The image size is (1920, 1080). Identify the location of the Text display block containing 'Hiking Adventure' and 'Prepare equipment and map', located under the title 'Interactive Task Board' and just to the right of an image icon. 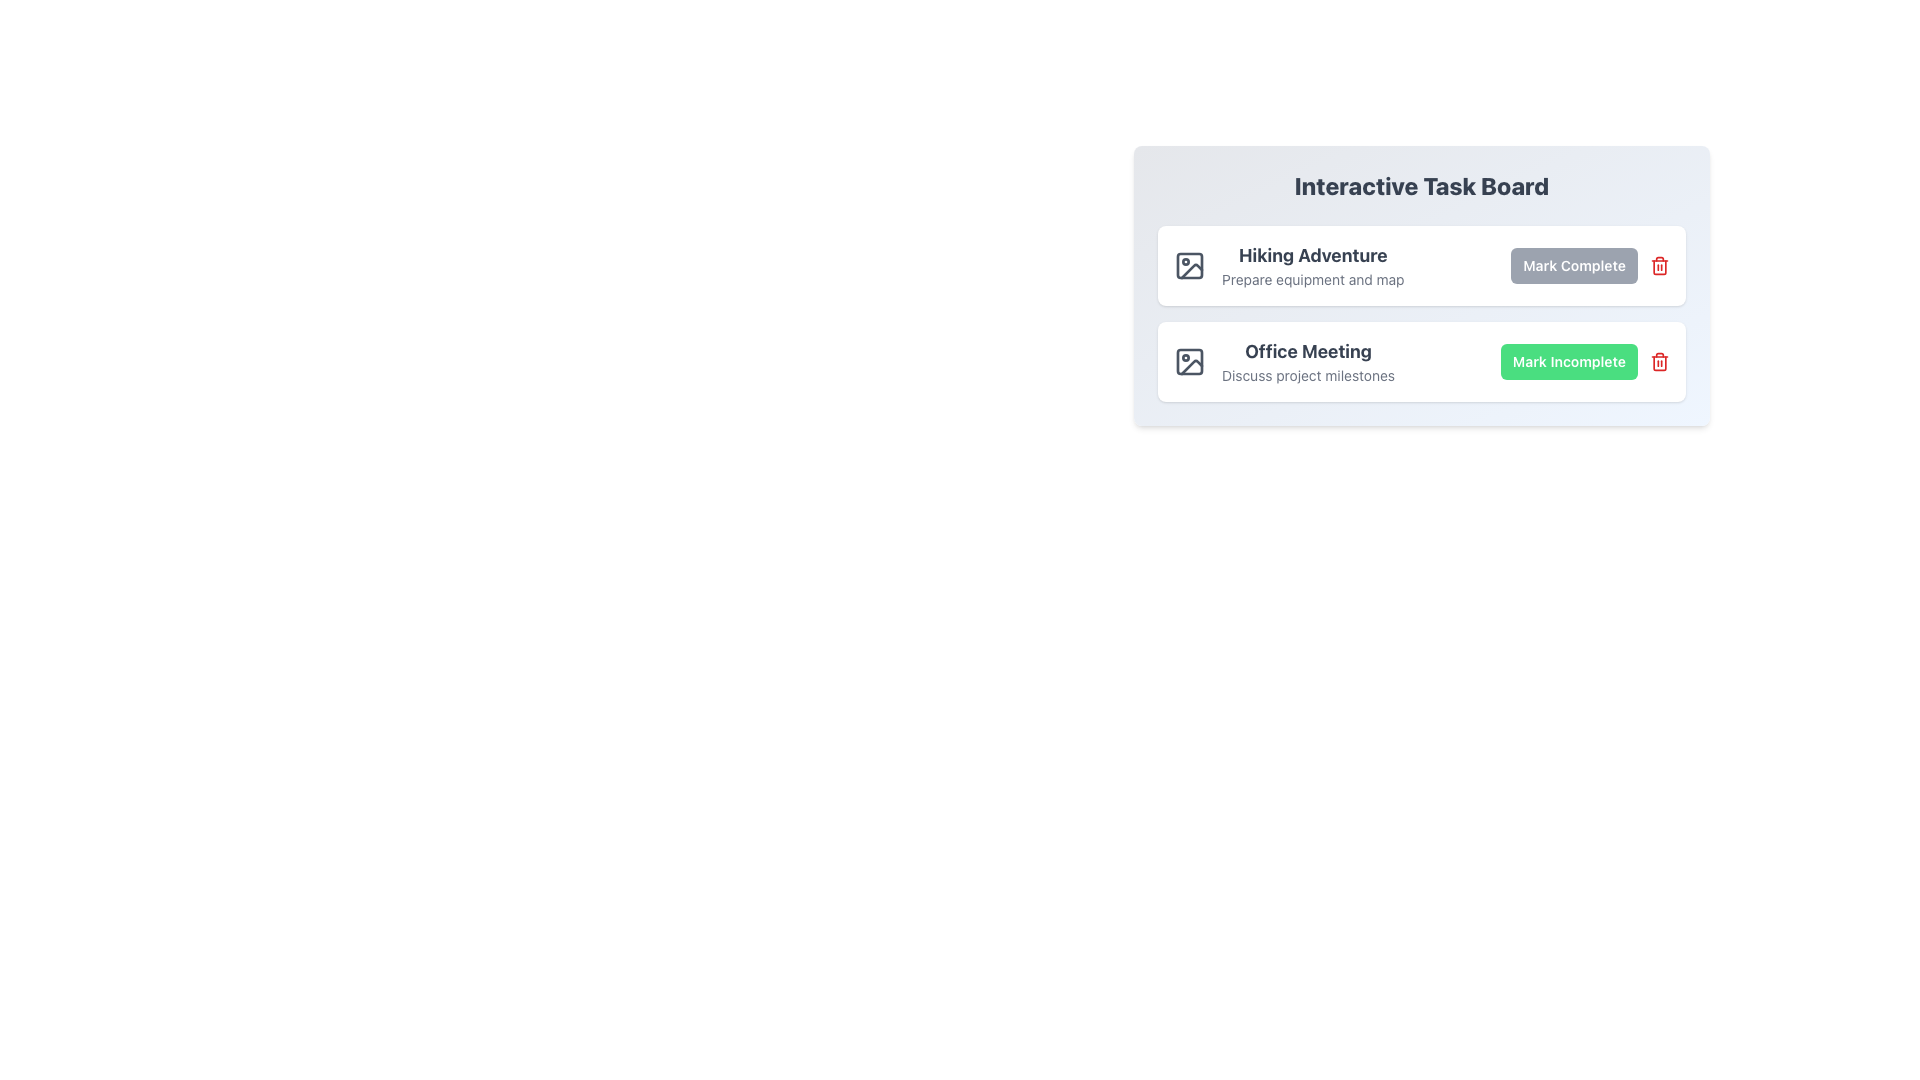
(1313, 265).